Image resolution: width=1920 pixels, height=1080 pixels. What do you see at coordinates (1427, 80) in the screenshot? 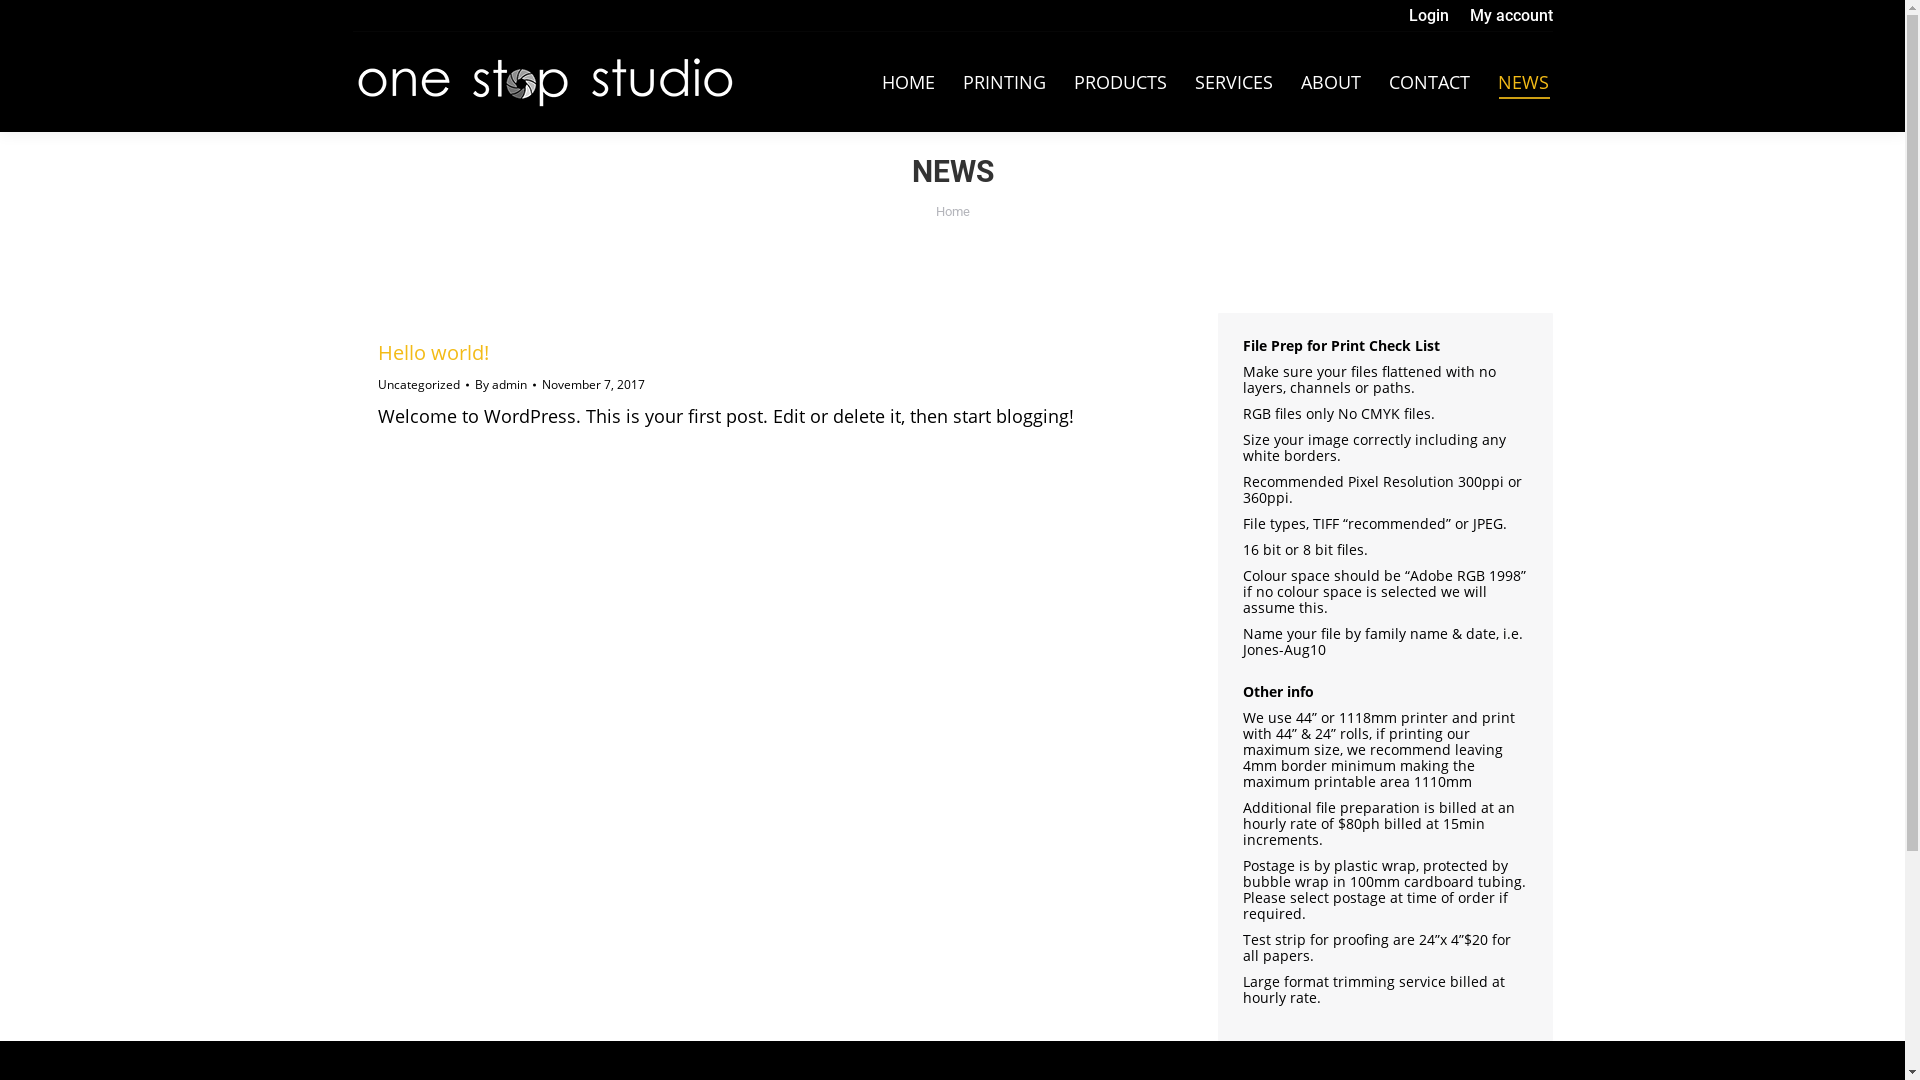
I see `'CONTACT'` at bounding box center [1427, 80].